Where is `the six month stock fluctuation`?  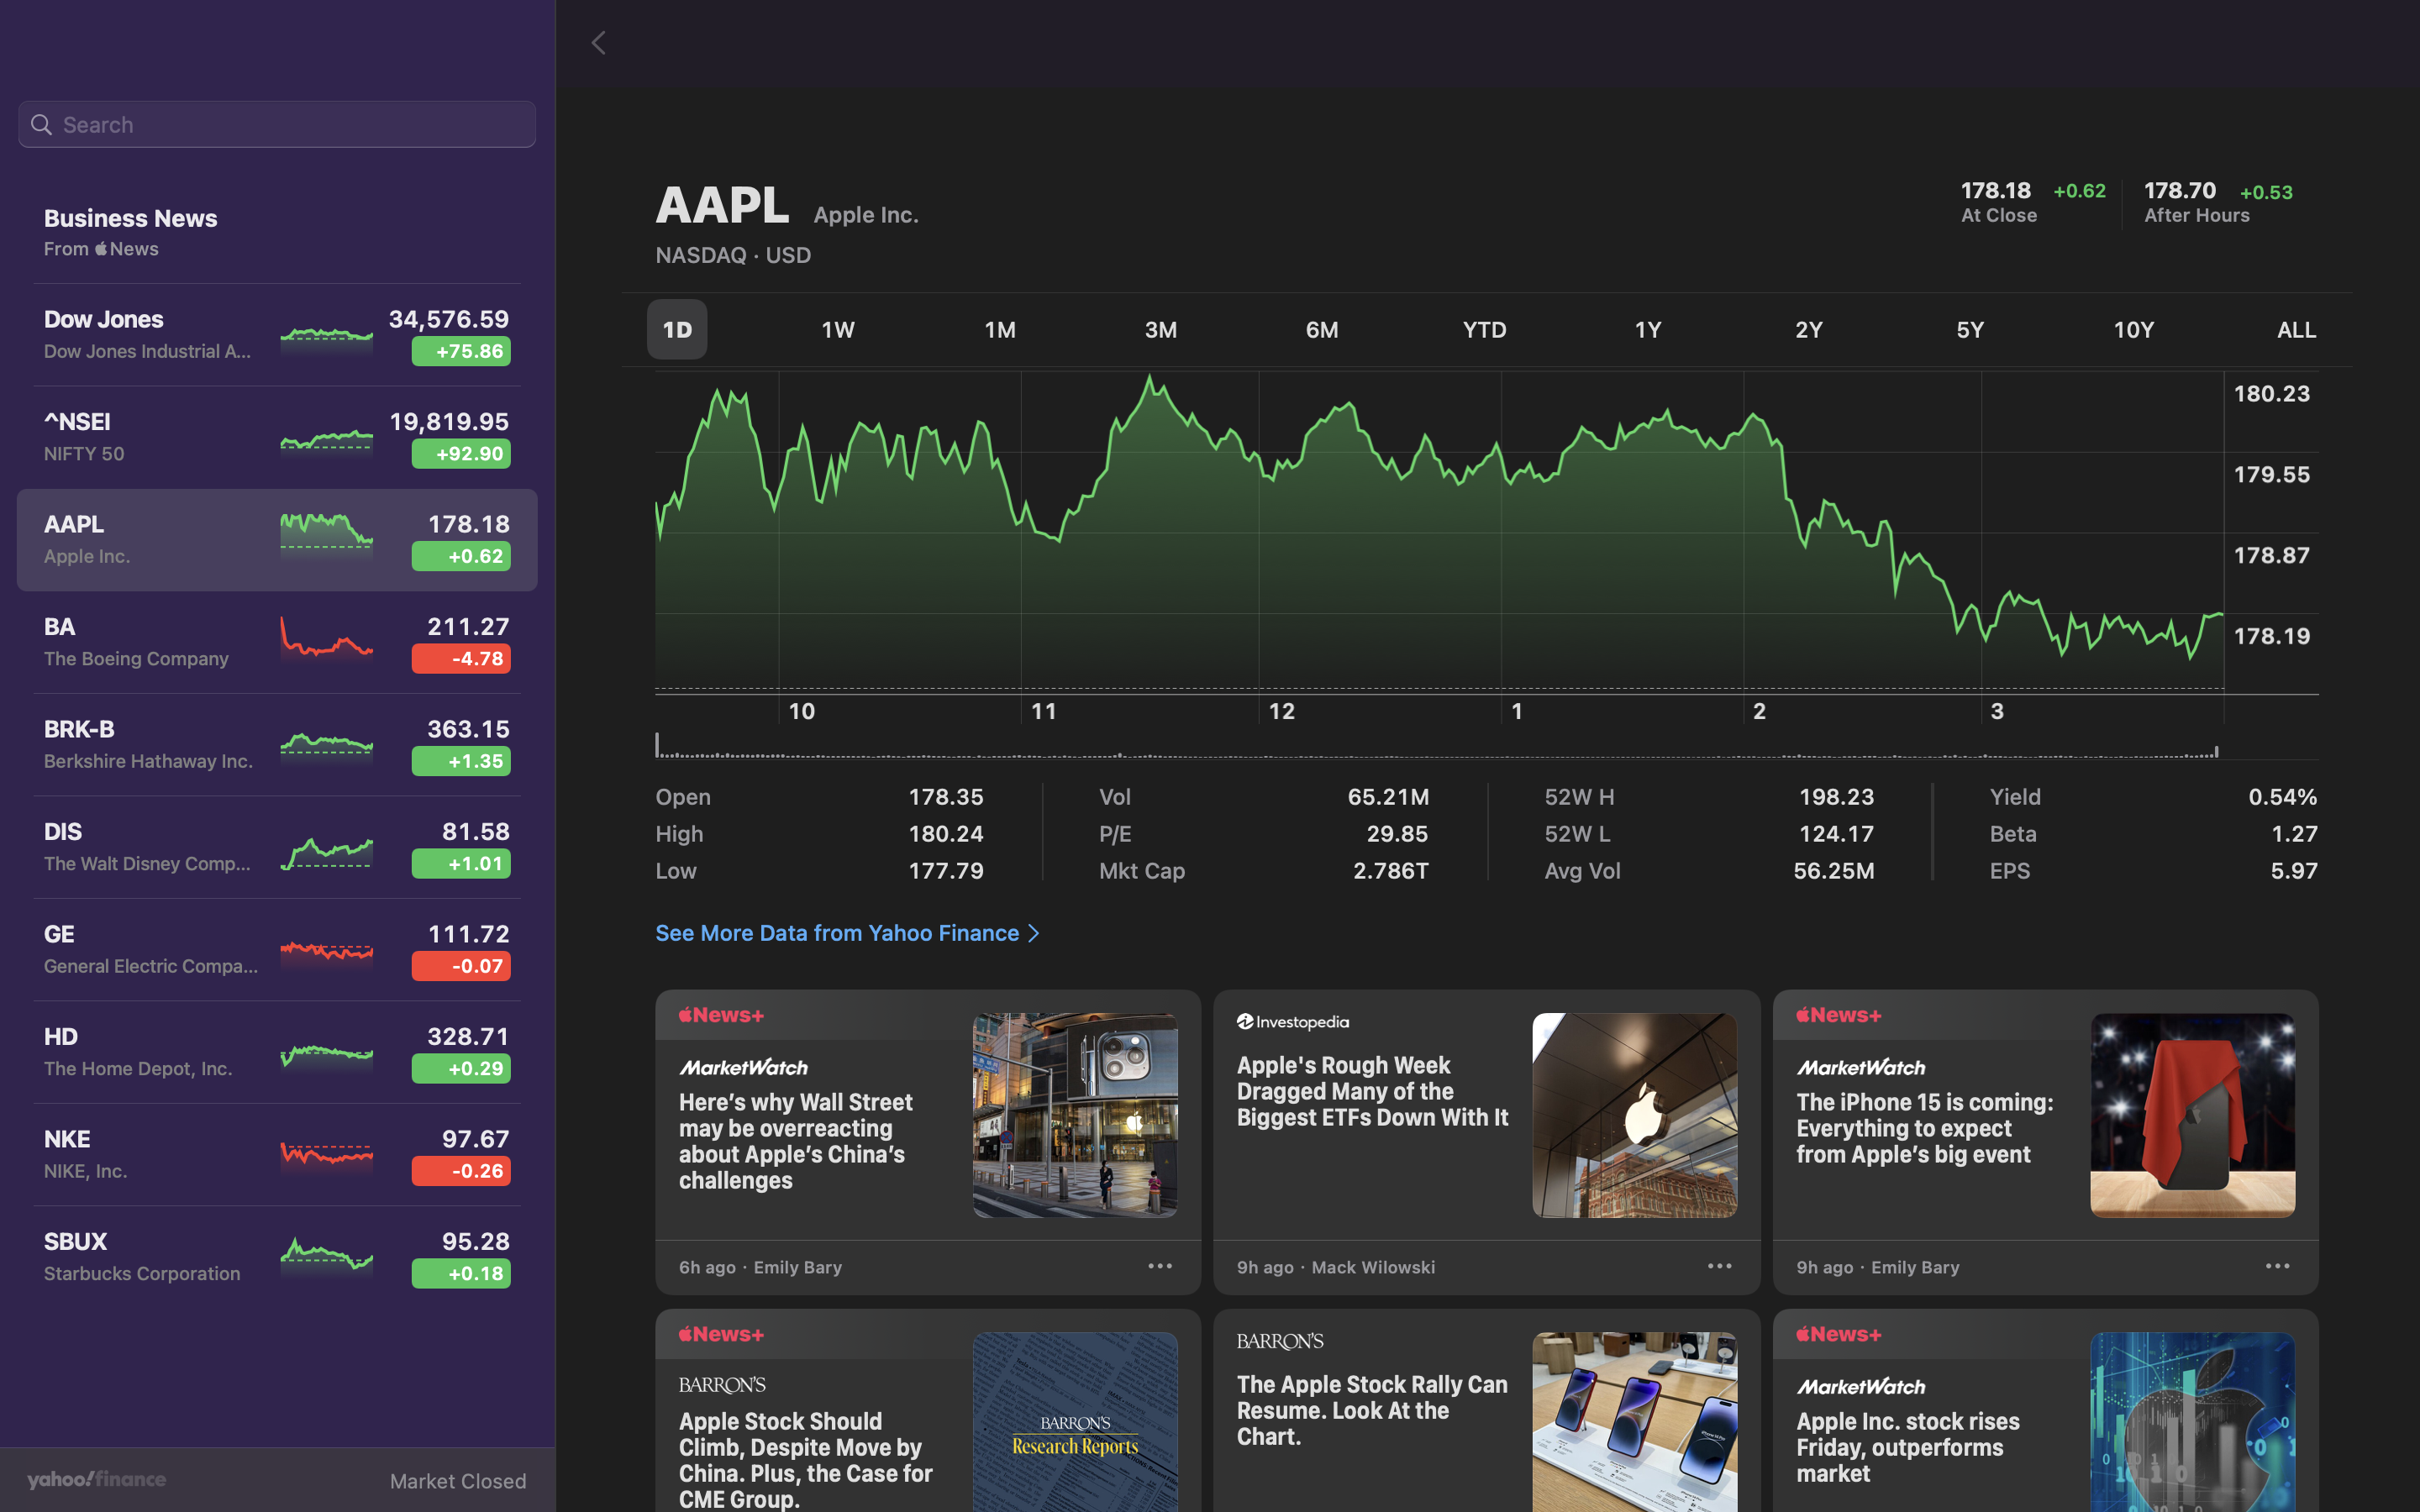
the six month stock fluctuation is located at coordinates (1326, 325).